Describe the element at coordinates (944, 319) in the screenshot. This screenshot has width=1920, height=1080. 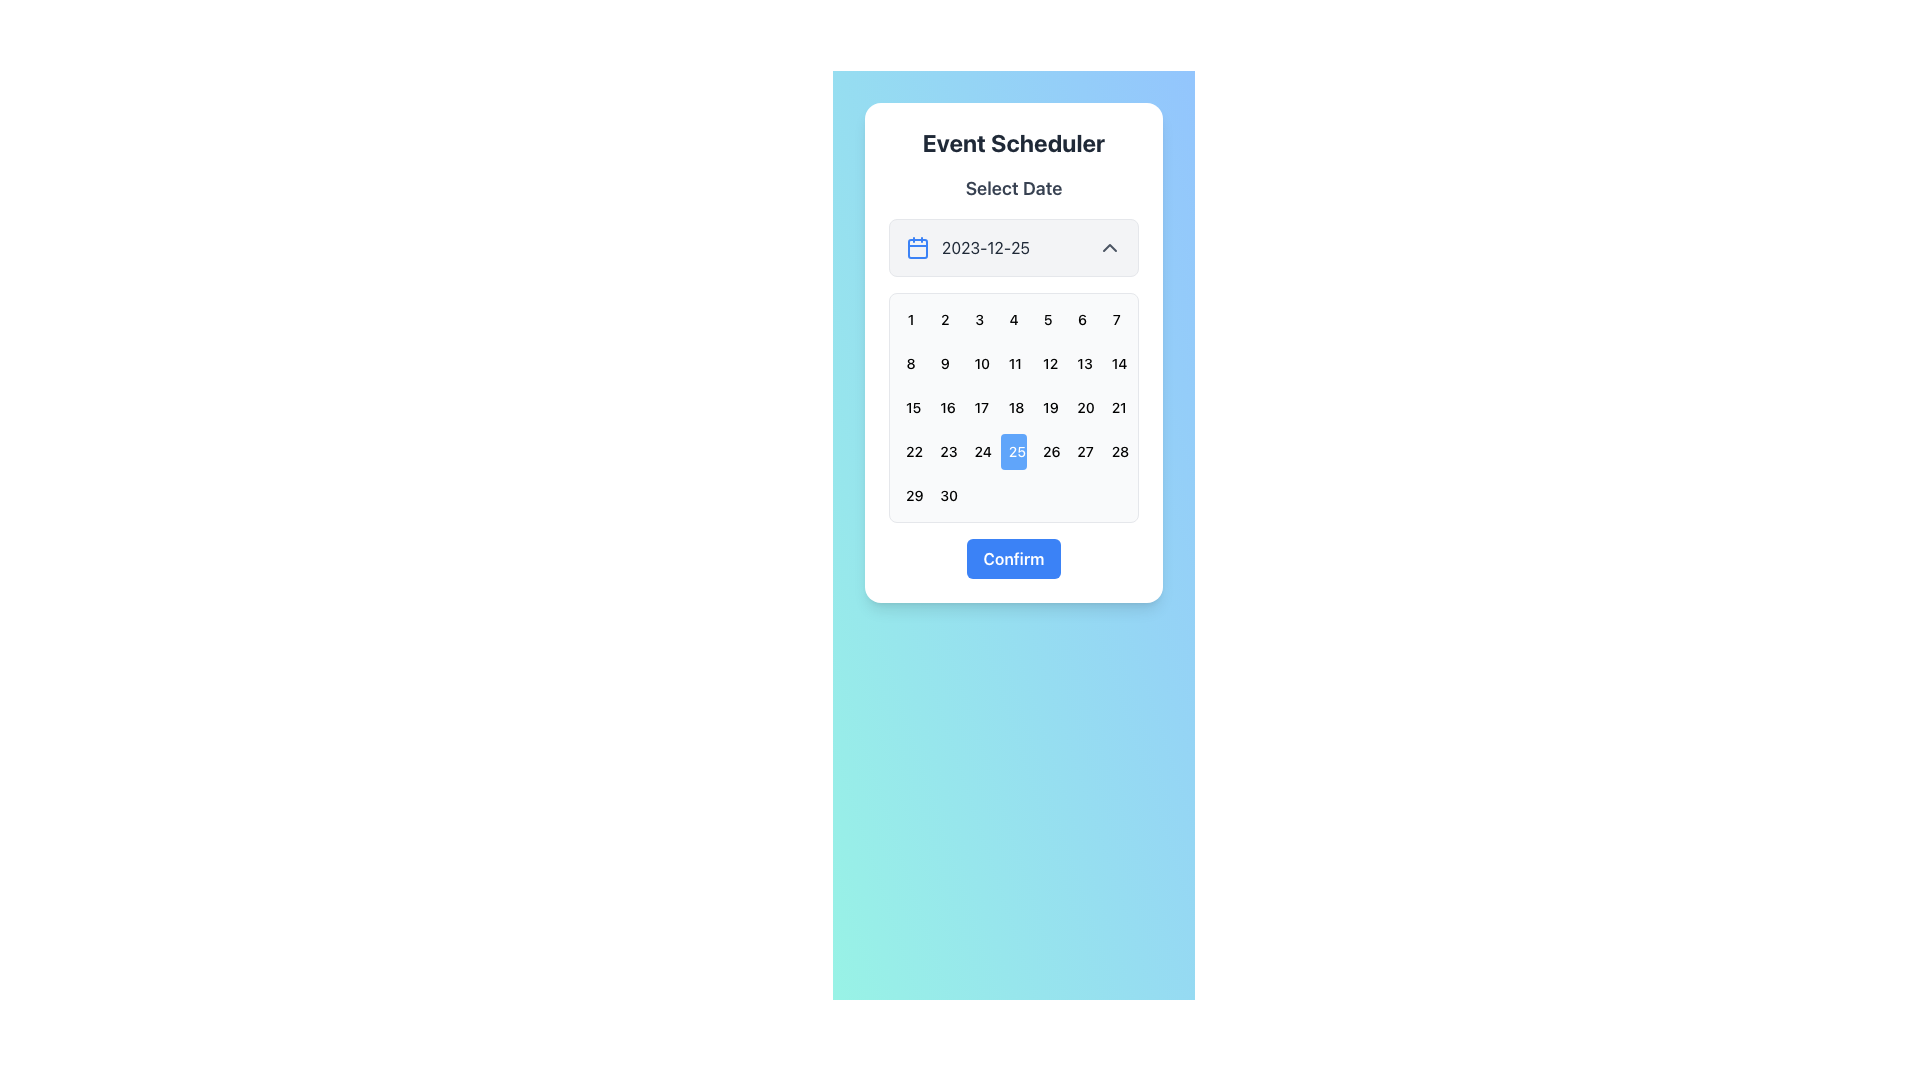
I see `the date selection button for the number '2' in the calendar interface` at that location.